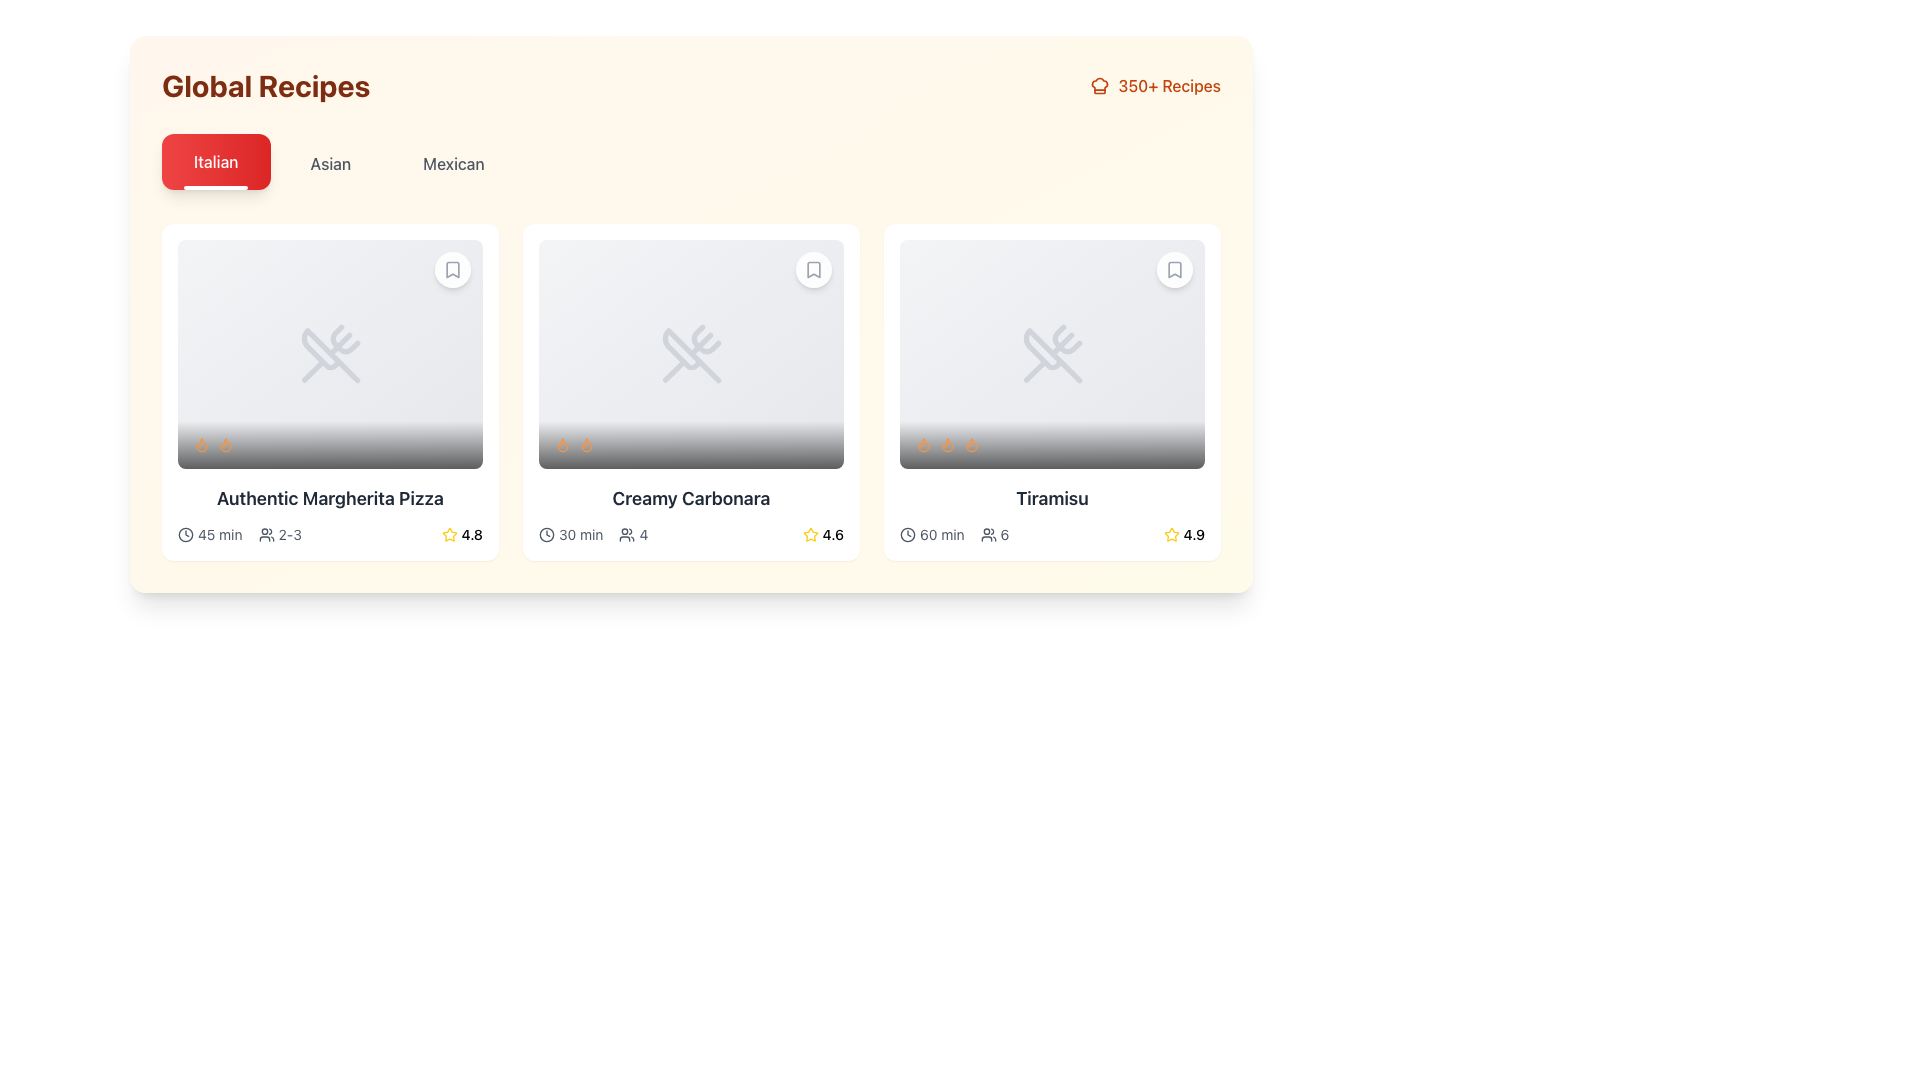 Image resolution: width=1920 pixels, height=1080 pixels. I want to click on the clock icon located to the left of the '45 min' text in the bottom-left section of the card for 'Authentic Margherita Pizza', so click(186, 533).